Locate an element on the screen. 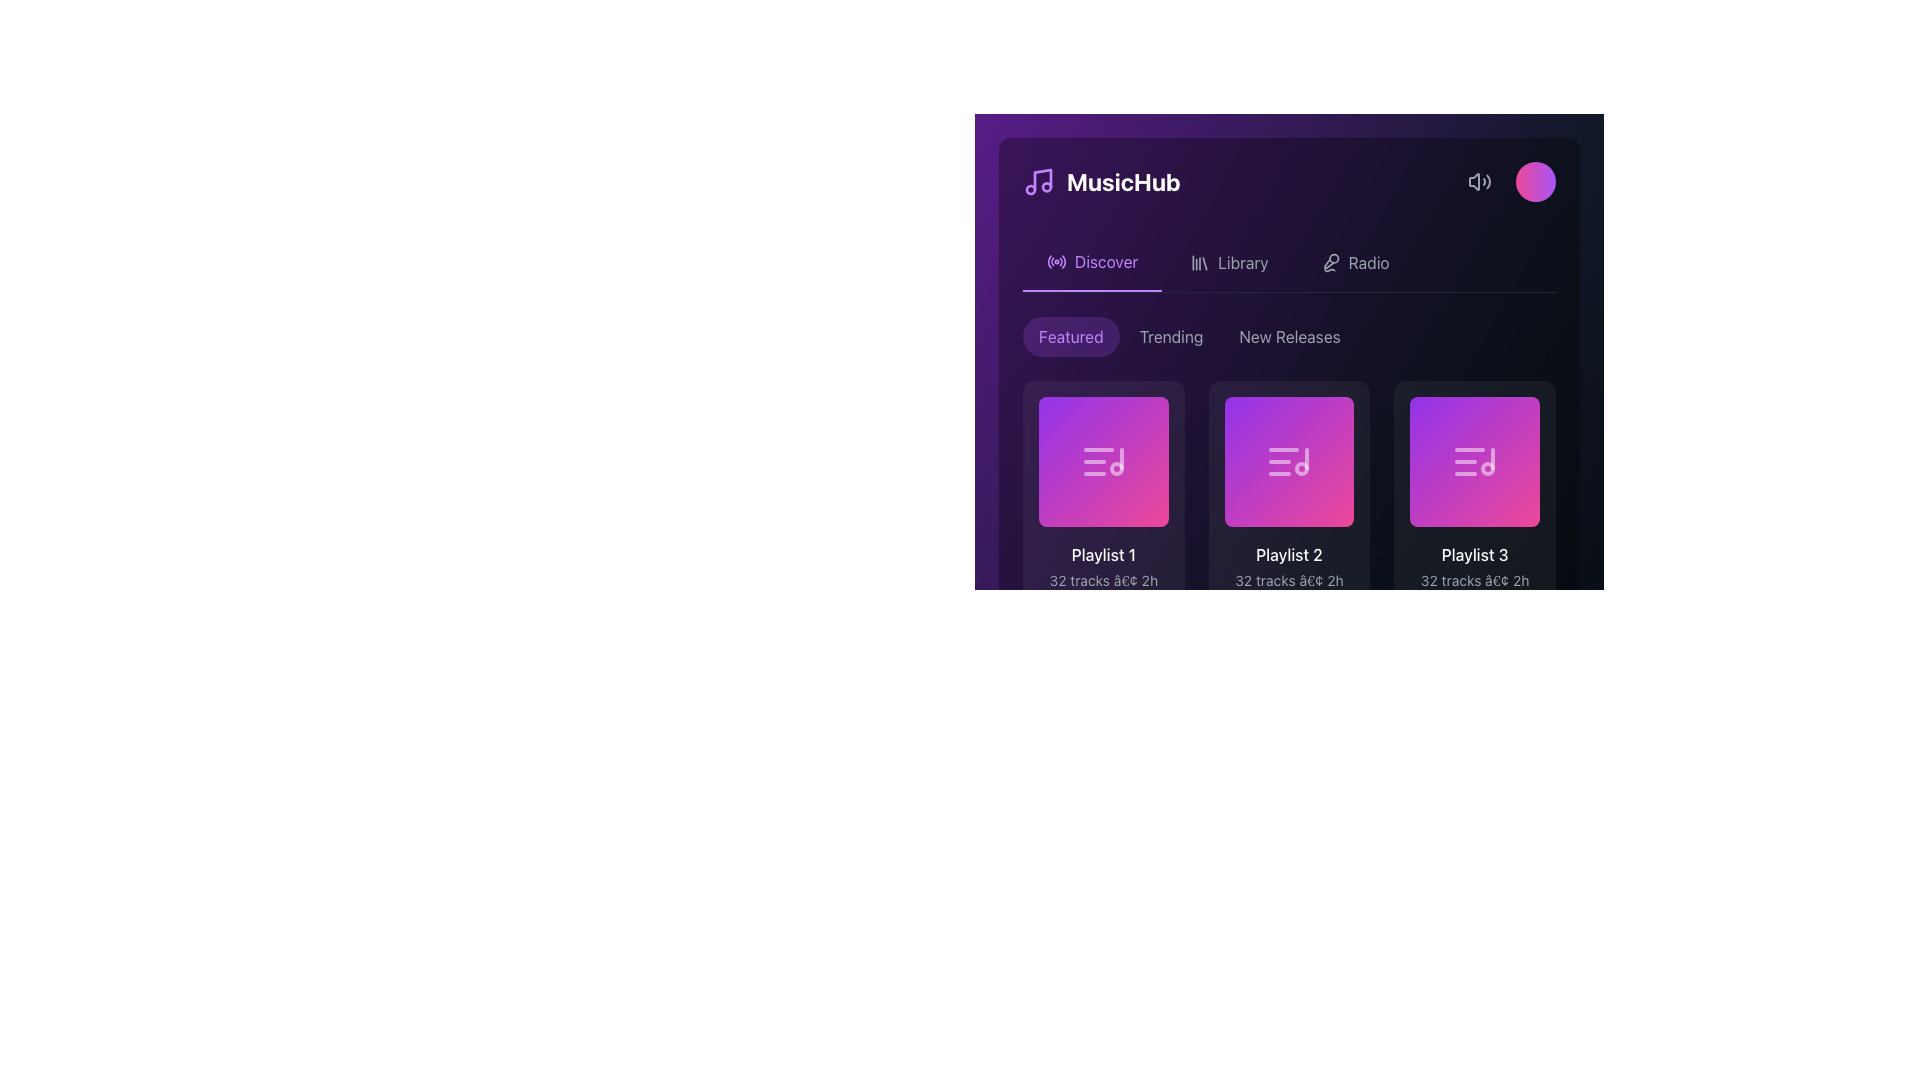 Image resolution: width=1920 pixels, height=1080 pixels. the circular graphic element with a gradient background transitioning from pink to purple, located at the far-right end of the horizontal arrangement group, adjacent to a volume or audio feature icon is located at coordinates (1535, 181).